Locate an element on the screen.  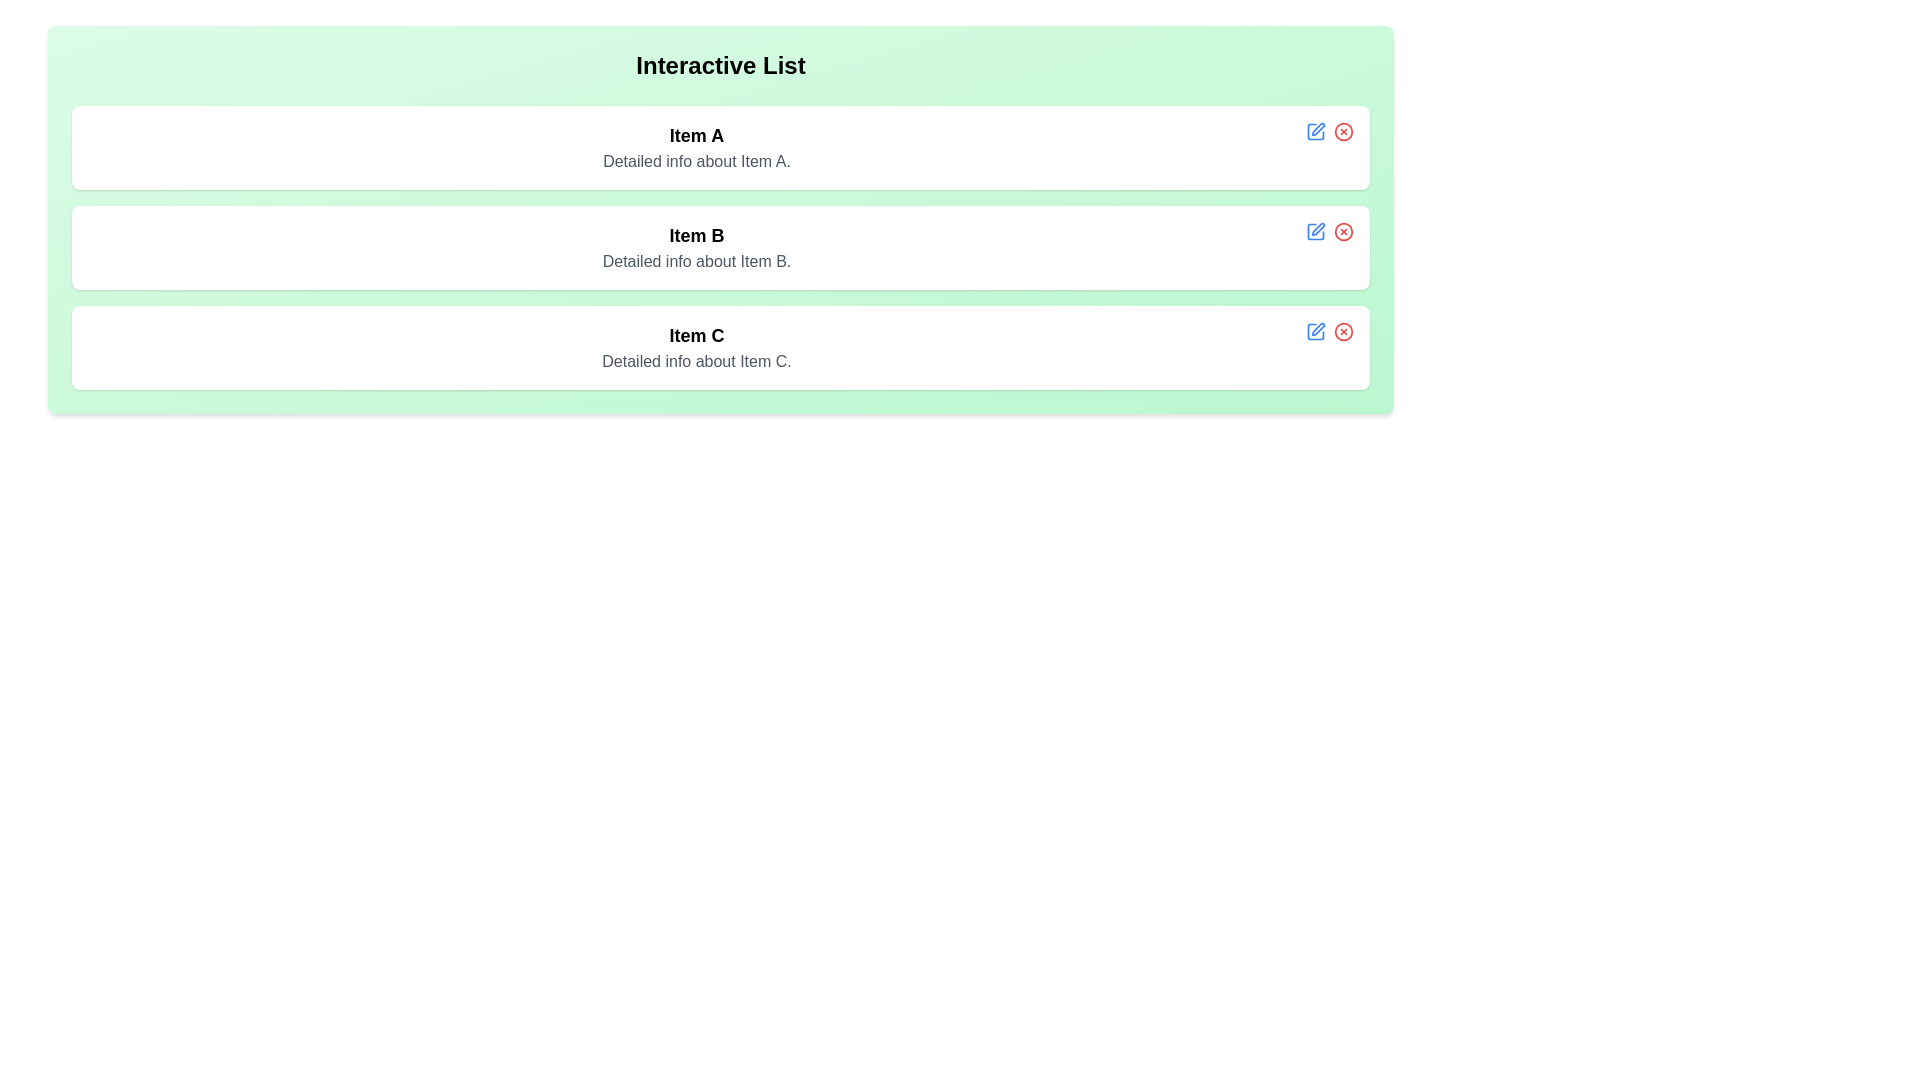
the Circle element of the delete button in the 'Item B' row, which is part of an SVG-based 'X' icon is located at coordinates (1344, 230).